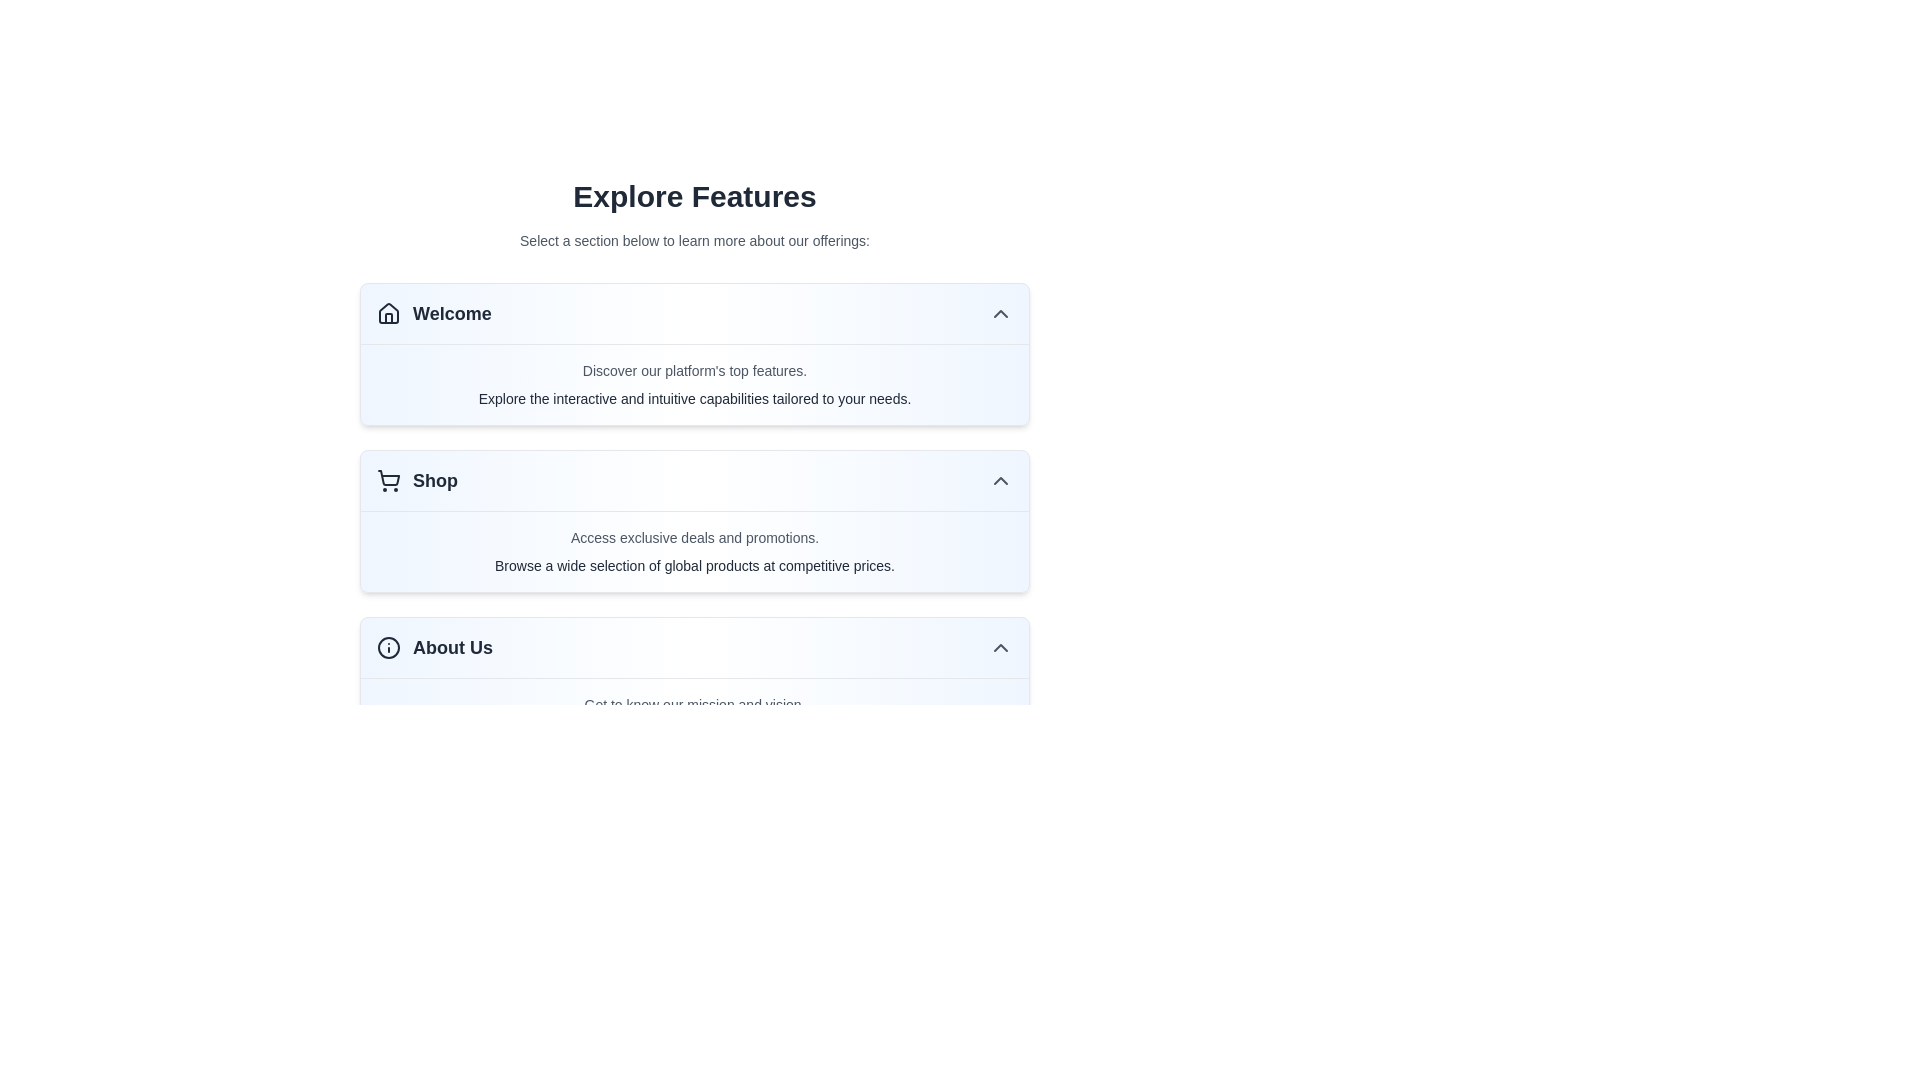  I want to click on the 'Shop' icon, which serves as a visual indicator for the shopping section, located under the 'Explore Features' heading, so click(388, 481).